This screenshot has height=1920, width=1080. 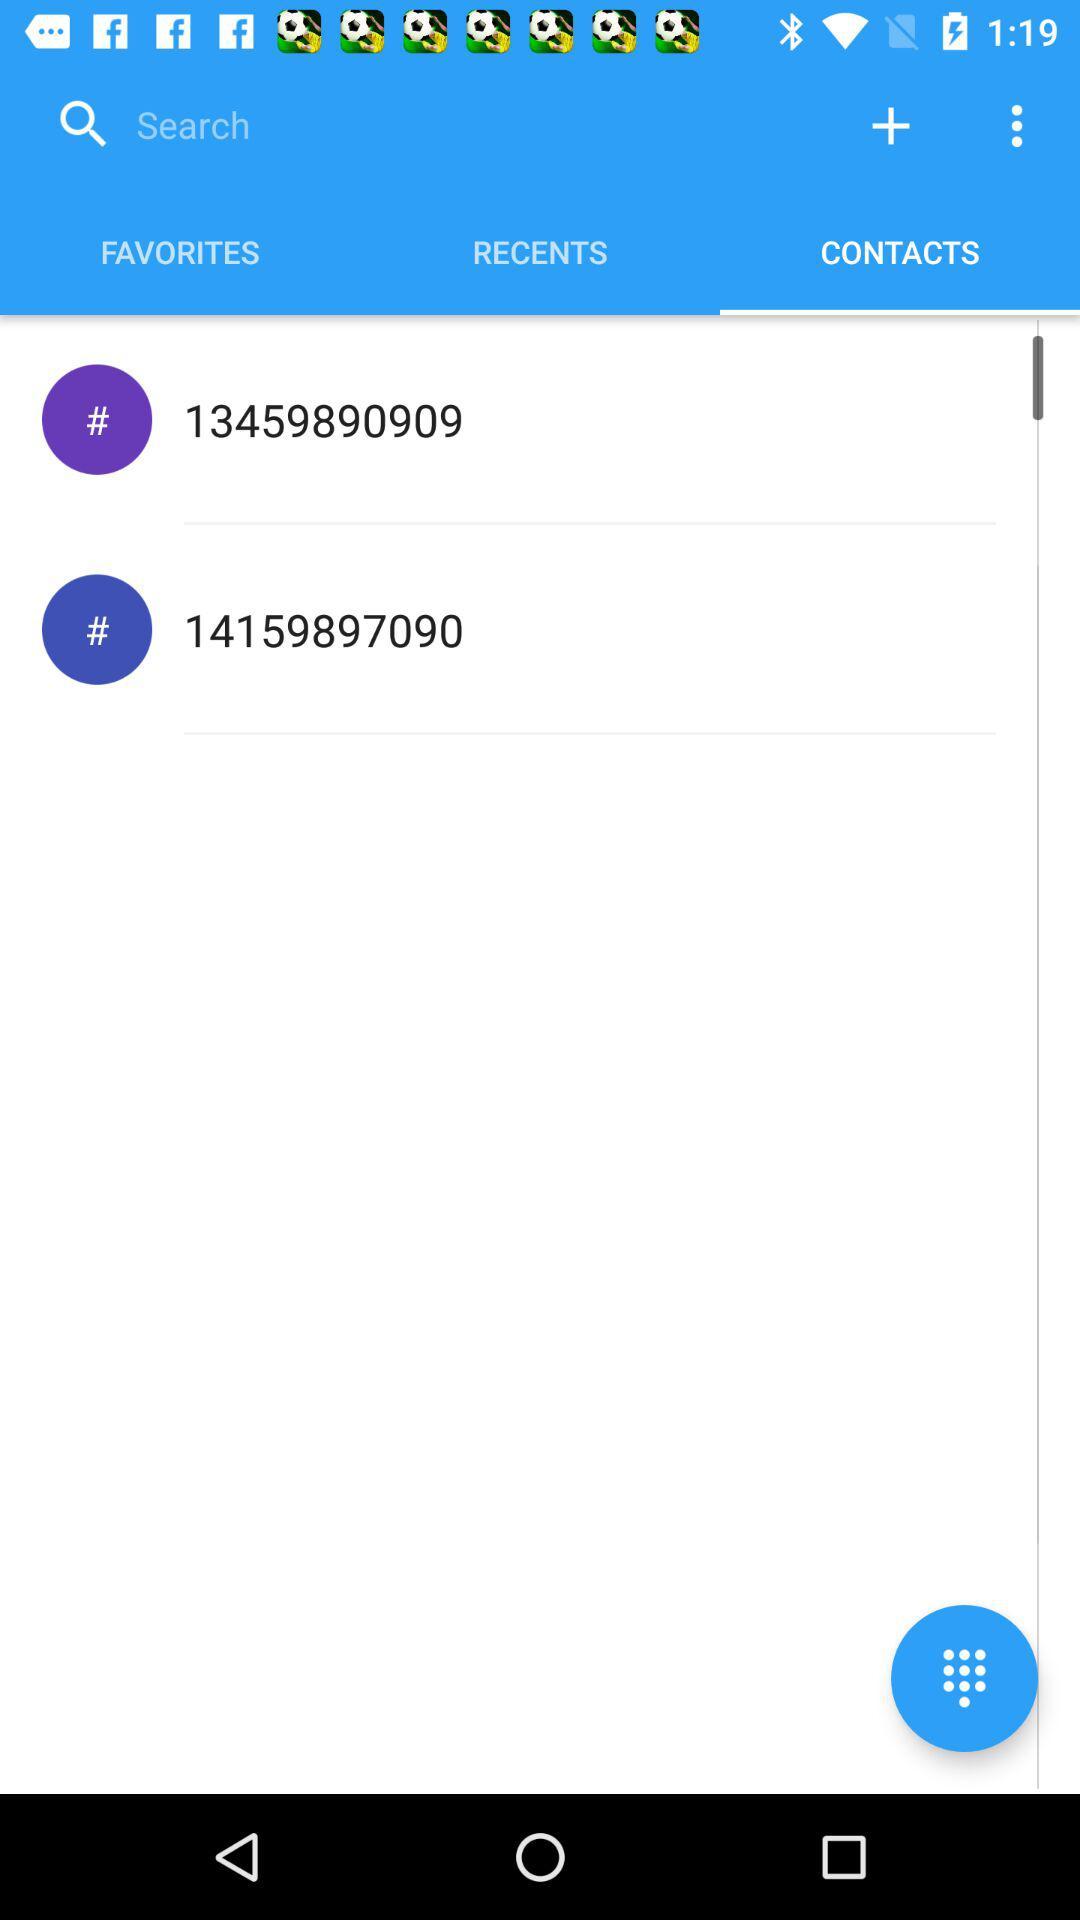 What do you see at coordinates (963, 1678) in the screenshot?
I see `the dialpad icon` at bounding box center [963, 1678].